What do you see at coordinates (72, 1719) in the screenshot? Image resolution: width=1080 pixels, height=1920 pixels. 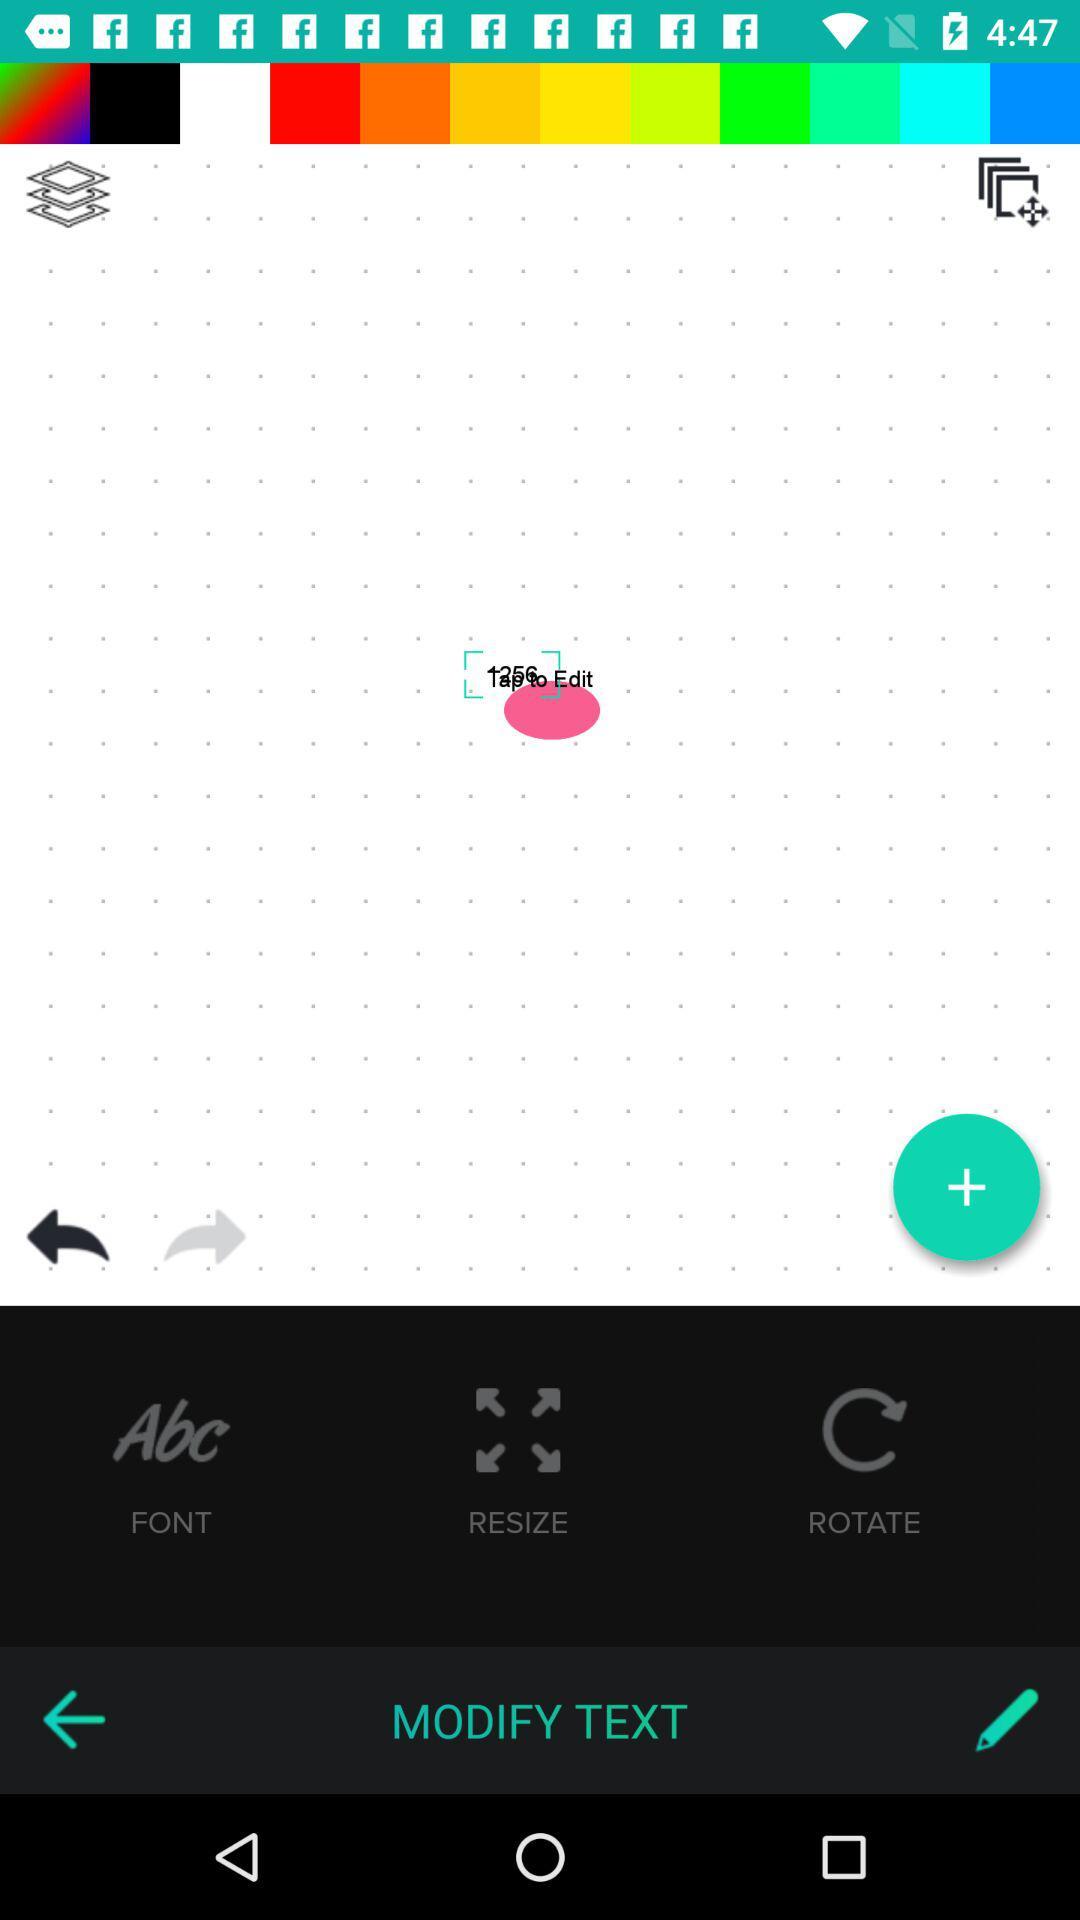 I see `the arrow_backward icon` at bounding box center [72, 1719].